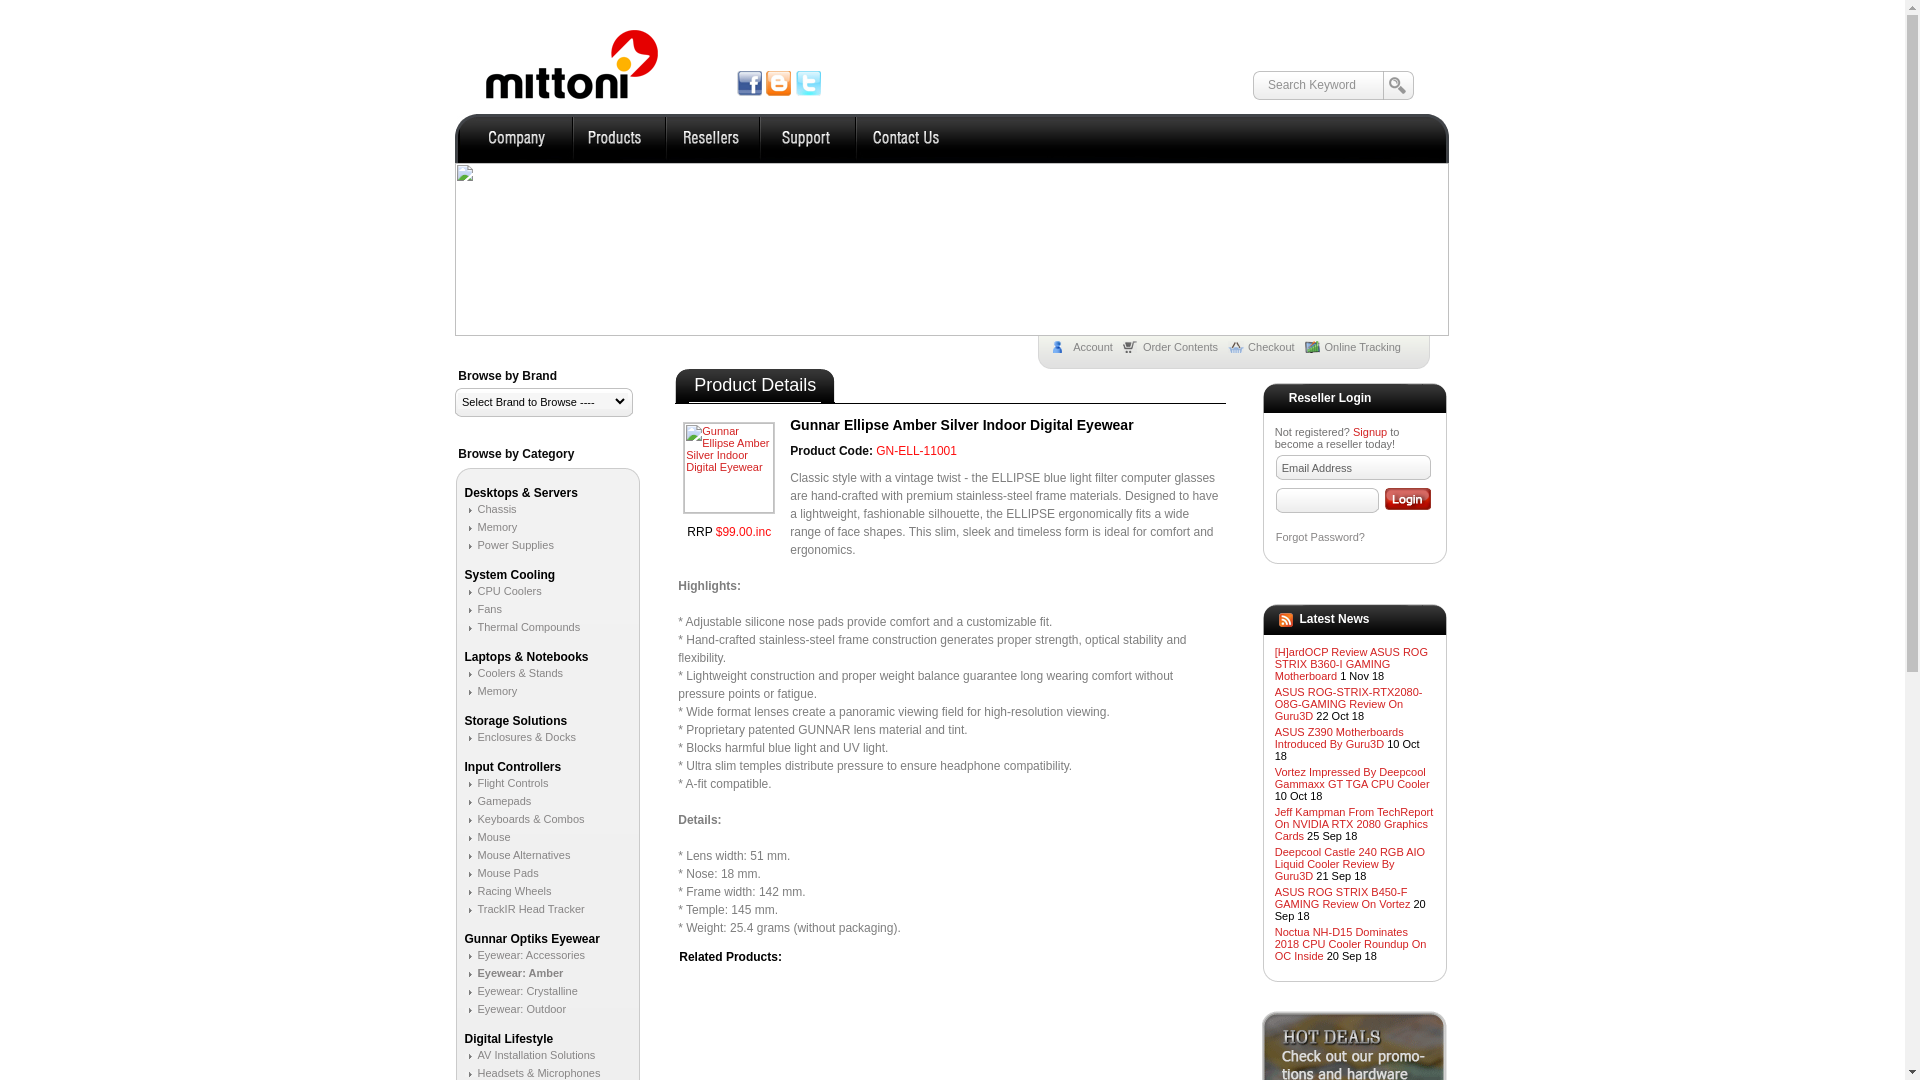  Describe the element at coordinates (489, 508) in the screenshot. I see `'Chassis'` at that location.